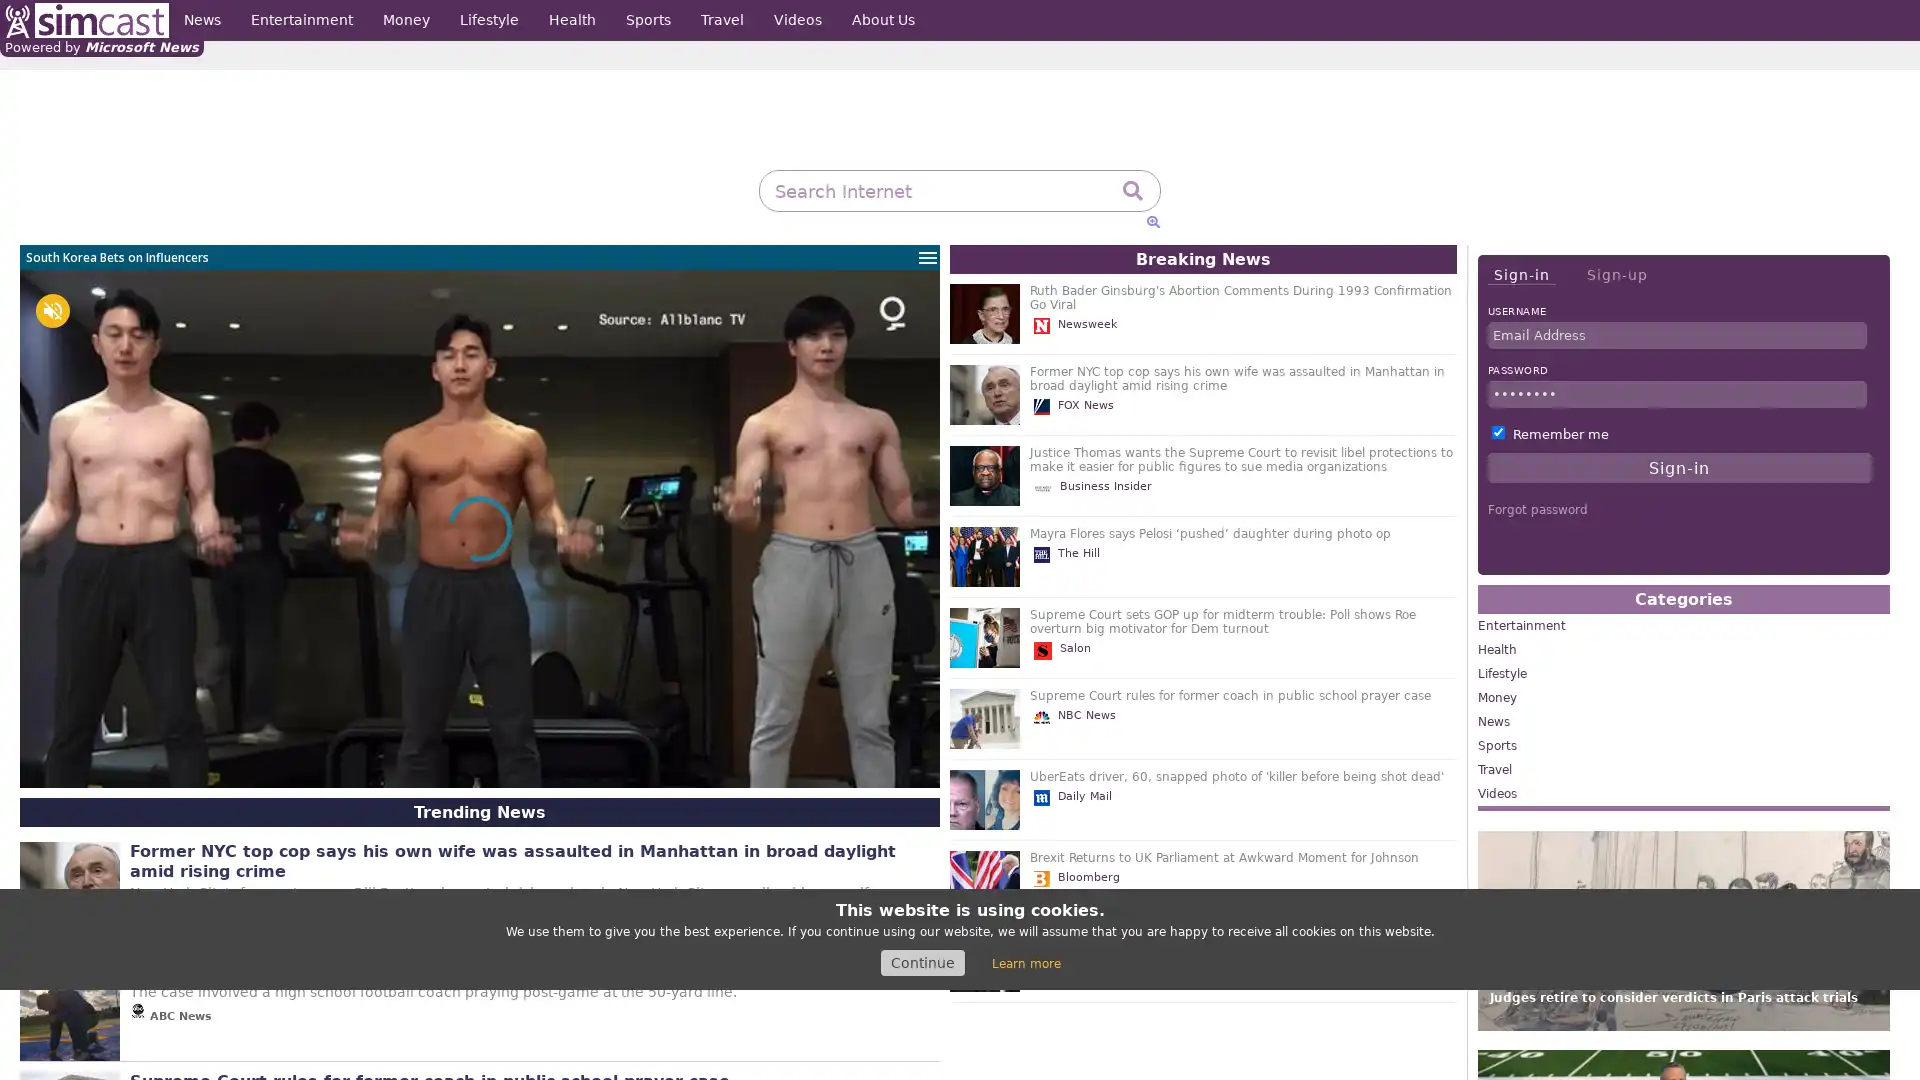 Image resolution: width=1920 pixels, height=1080 pixels. What do you see at coordinates (1520, 275) in the screenshot?
I see `Sign-in` at bounding box center [1520, 275].